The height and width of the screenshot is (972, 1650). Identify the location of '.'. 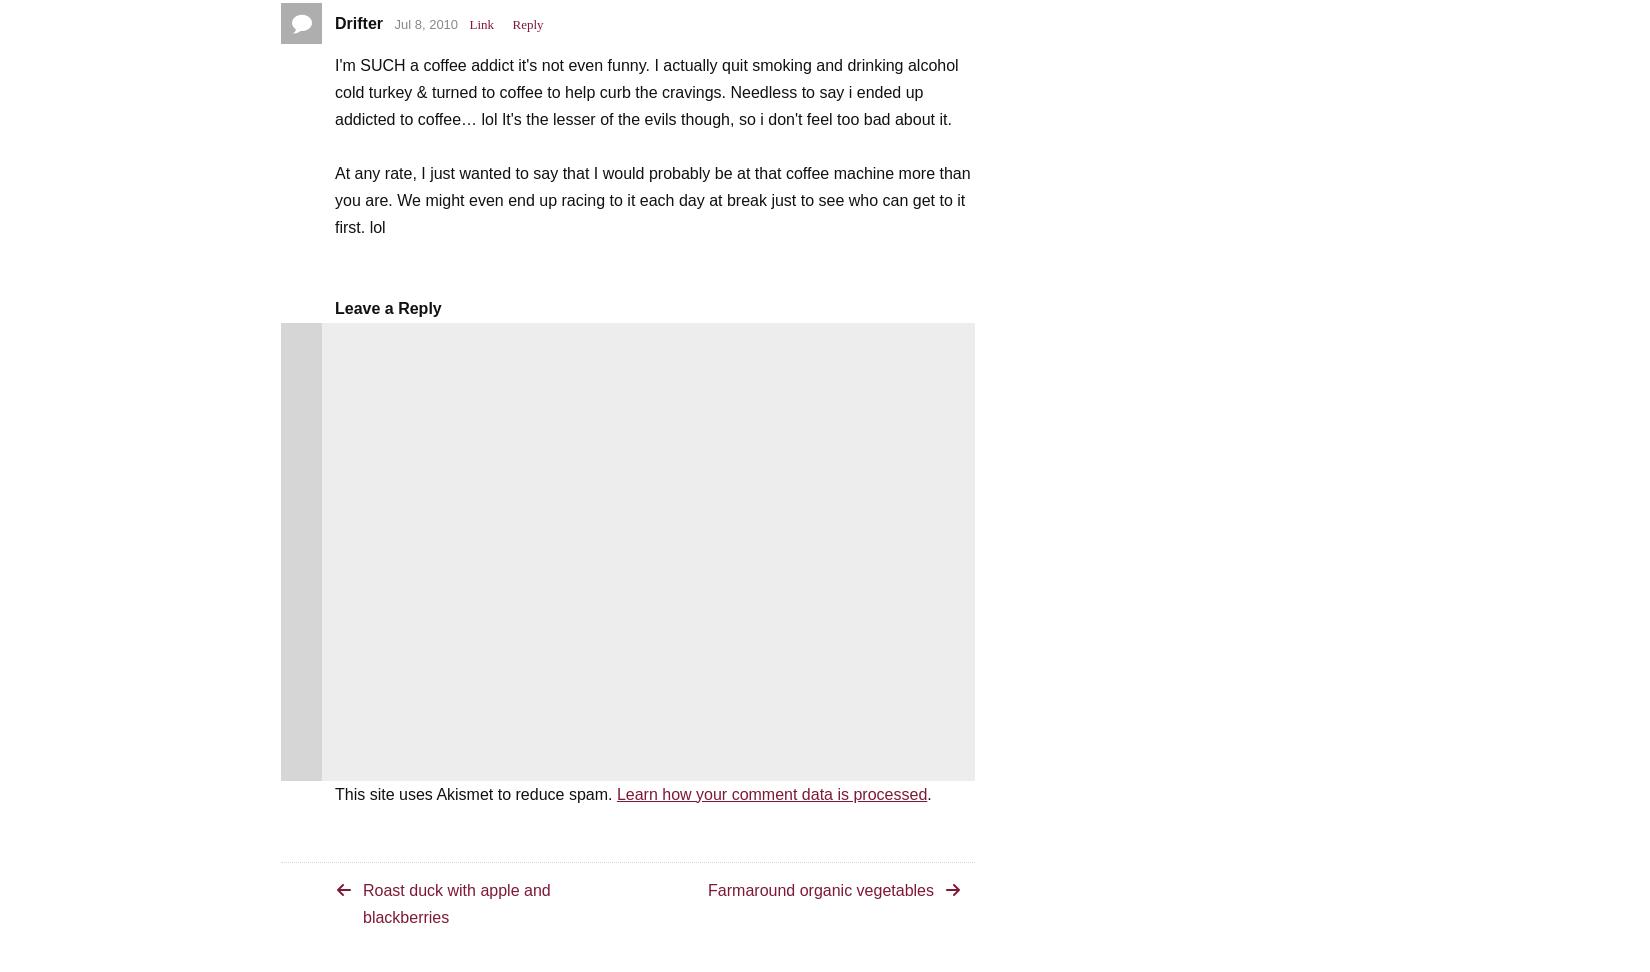
(928, 792).